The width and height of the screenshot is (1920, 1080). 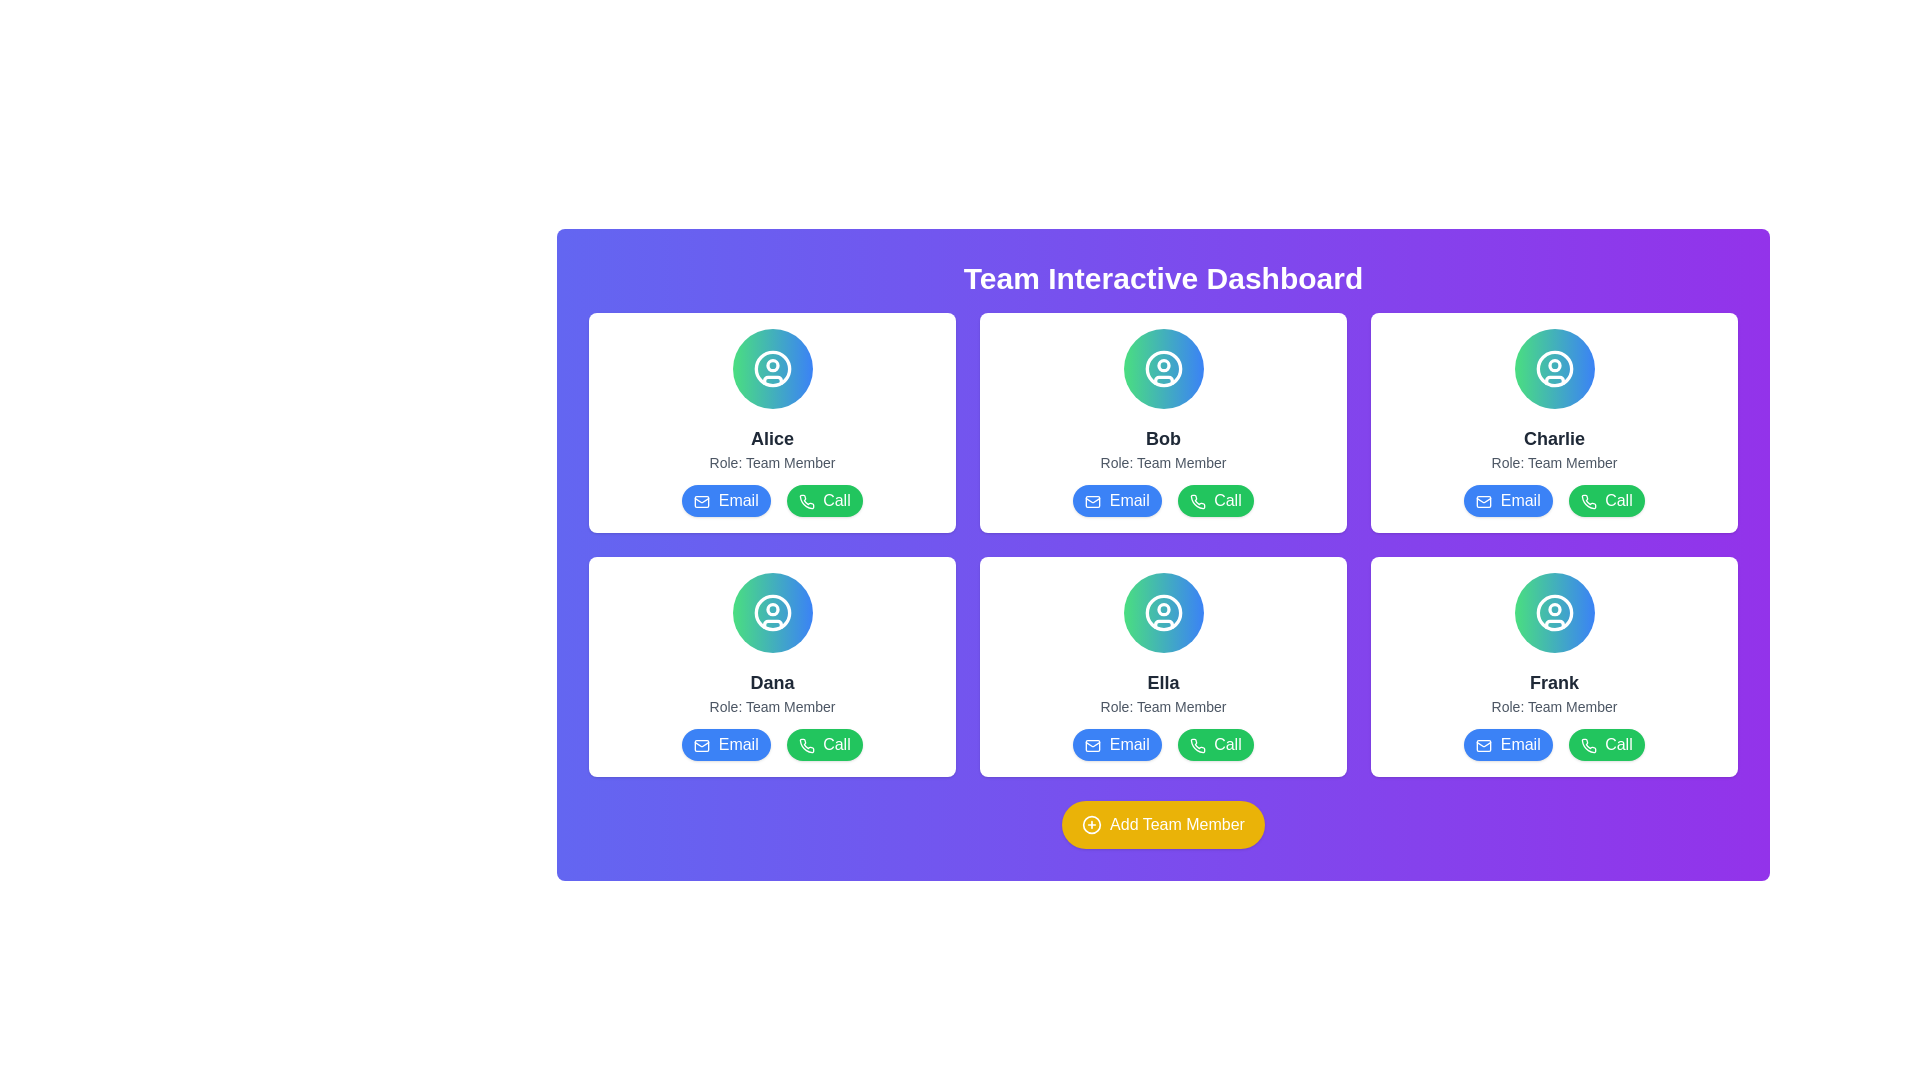 What do you see at coordinates (1606, 744) in the screenshot?
I see `the action button for team member 'Frank' located in the bottom-right corner of his card` at bounding box center [1606, 744].